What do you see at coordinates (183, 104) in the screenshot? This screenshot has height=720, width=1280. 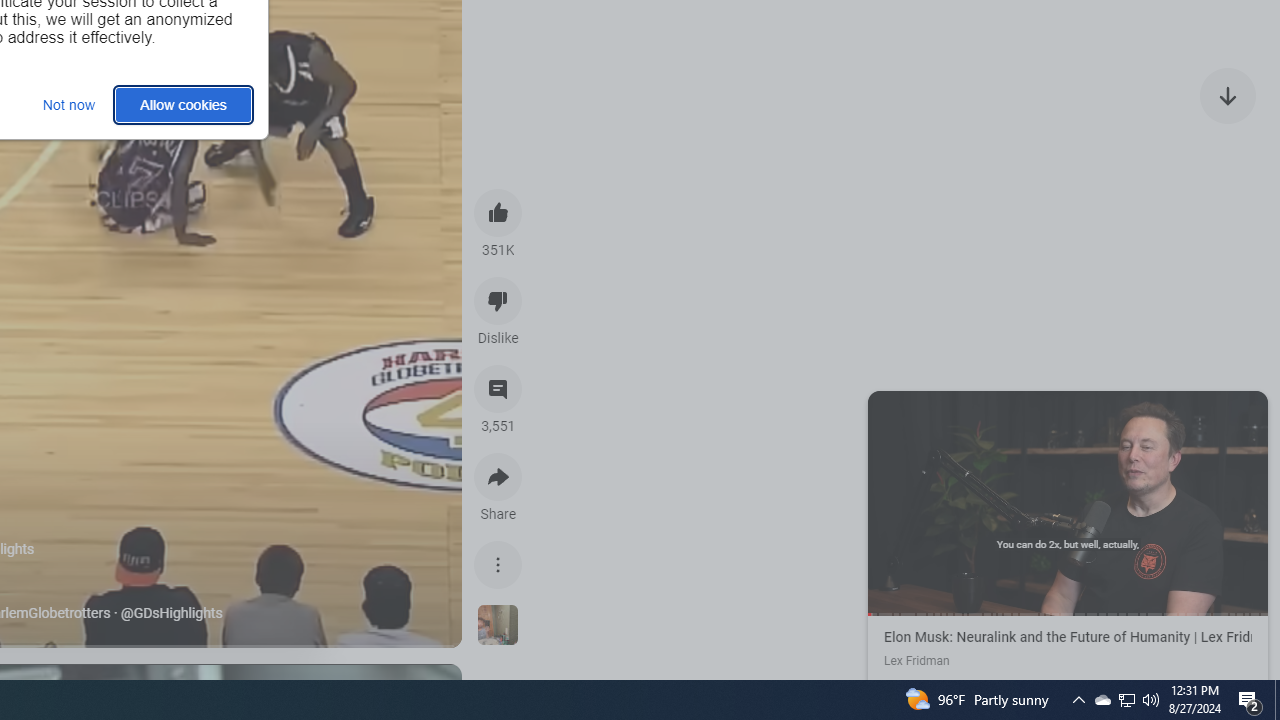 I see `'Allow cookies'` at bounding box center [183, 104].